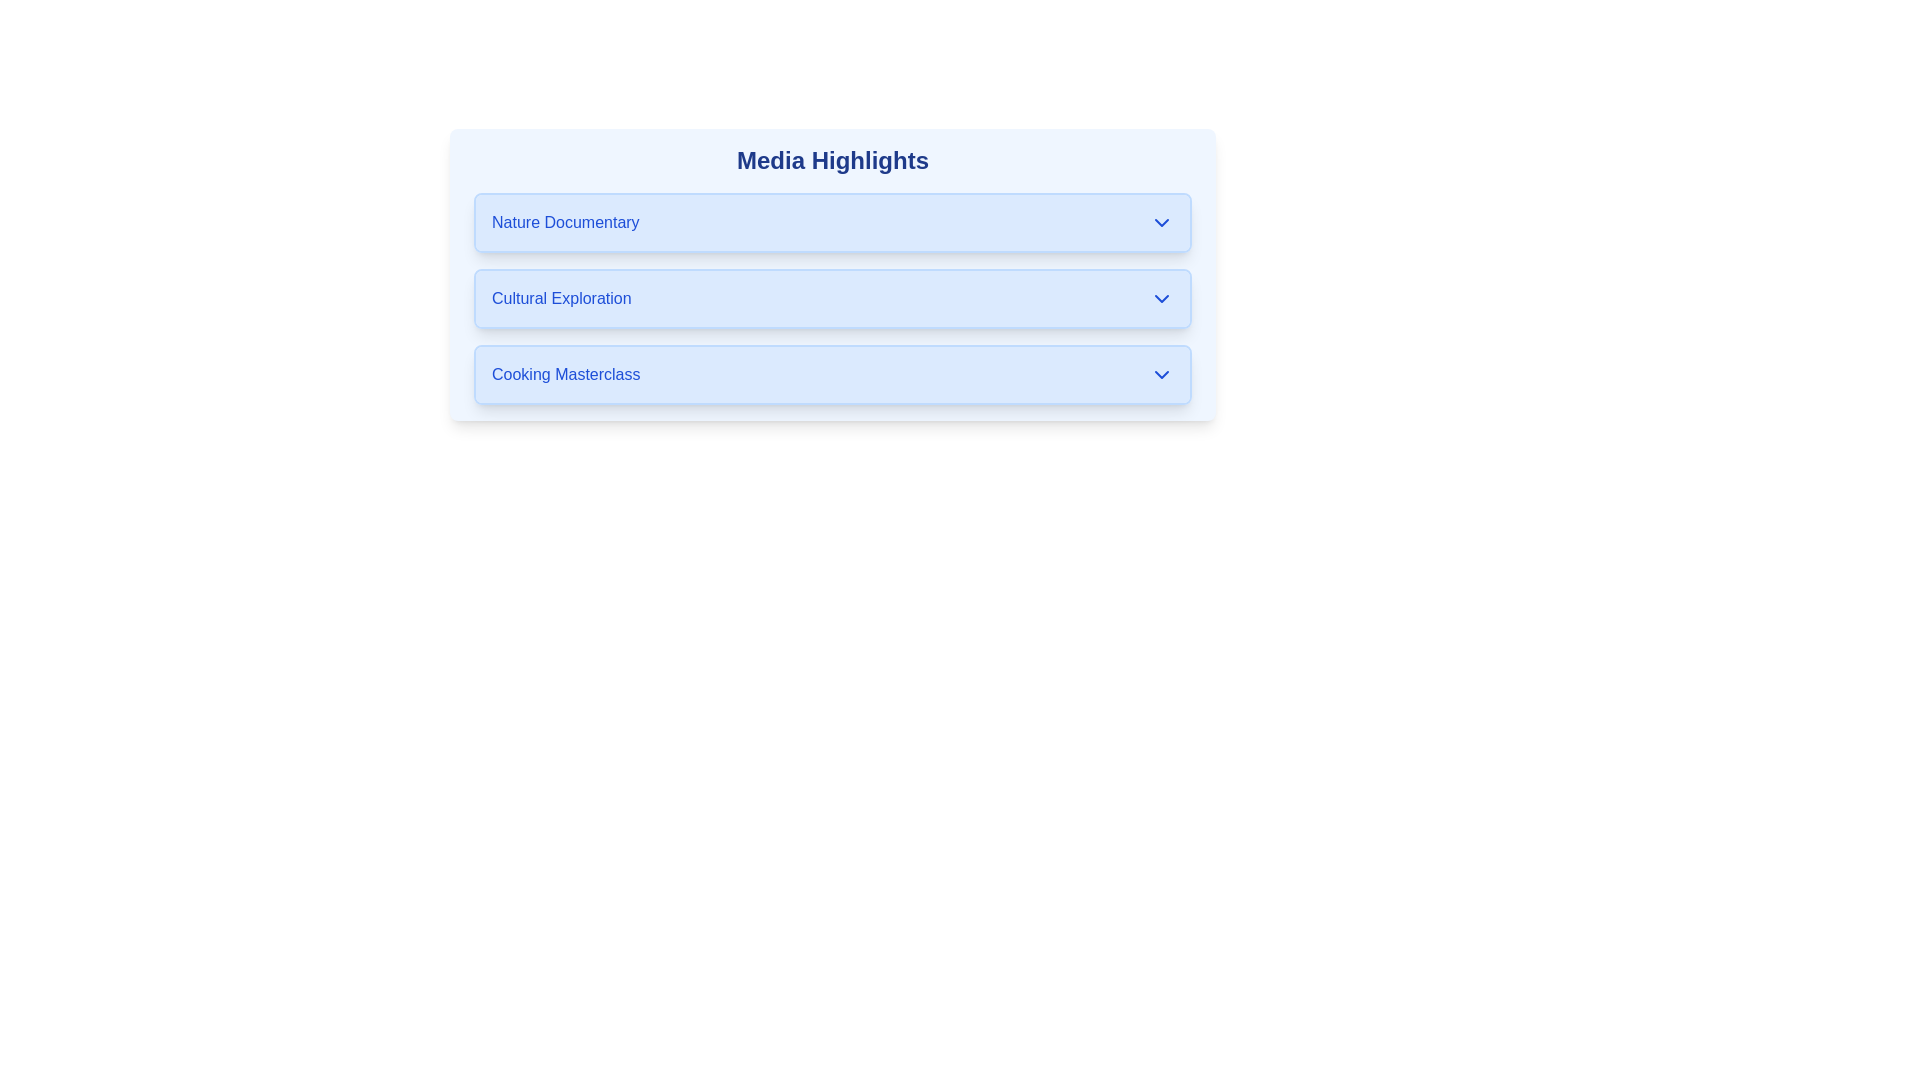 This screenshot has width=1920, height=1080. I want to click on the collapsible button for 'Cooking Masterclass' located under 'Media Highlights', so click(833, 374).